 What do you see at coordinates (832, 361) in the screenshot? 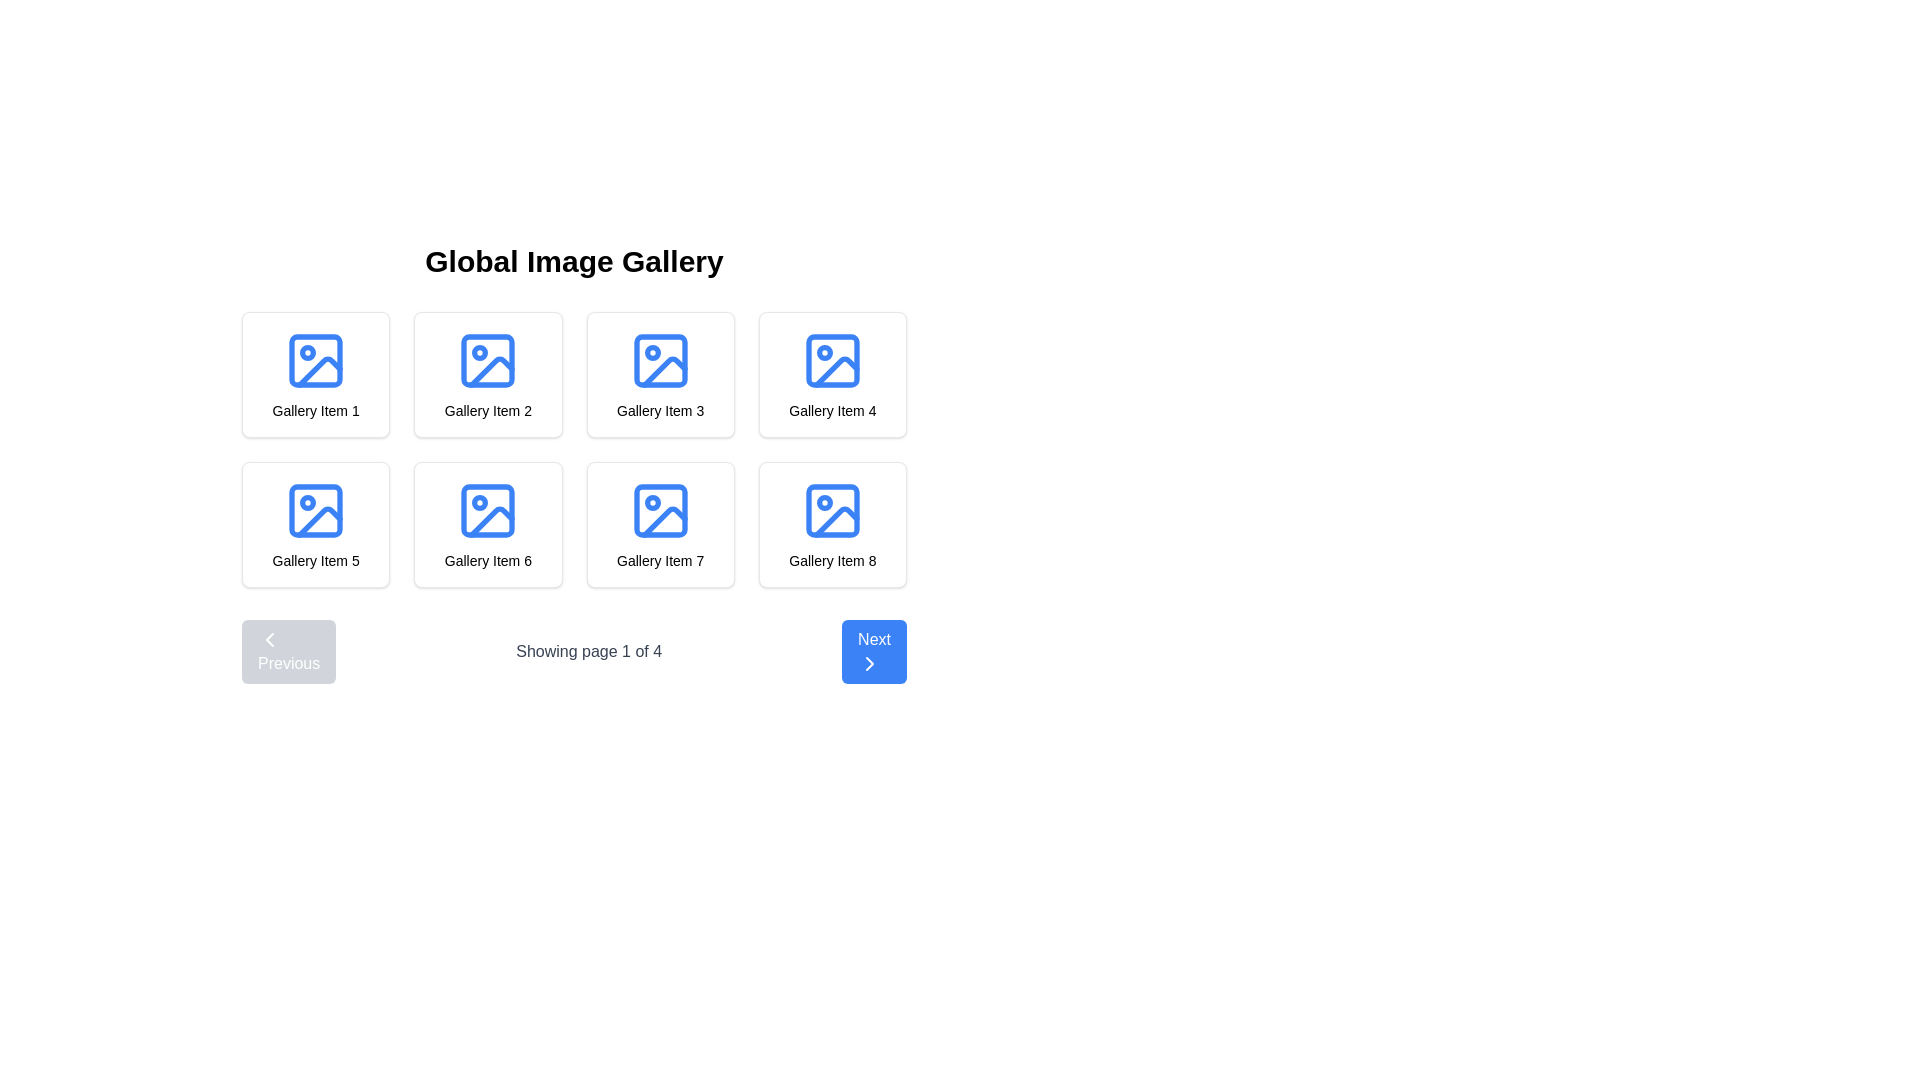
I see `the blue icon resembling a picture frame located in the fourth column of the top row within the grid, which is part of the card labeled 'Gallery Item 4'` at bounding box center [832, 361].